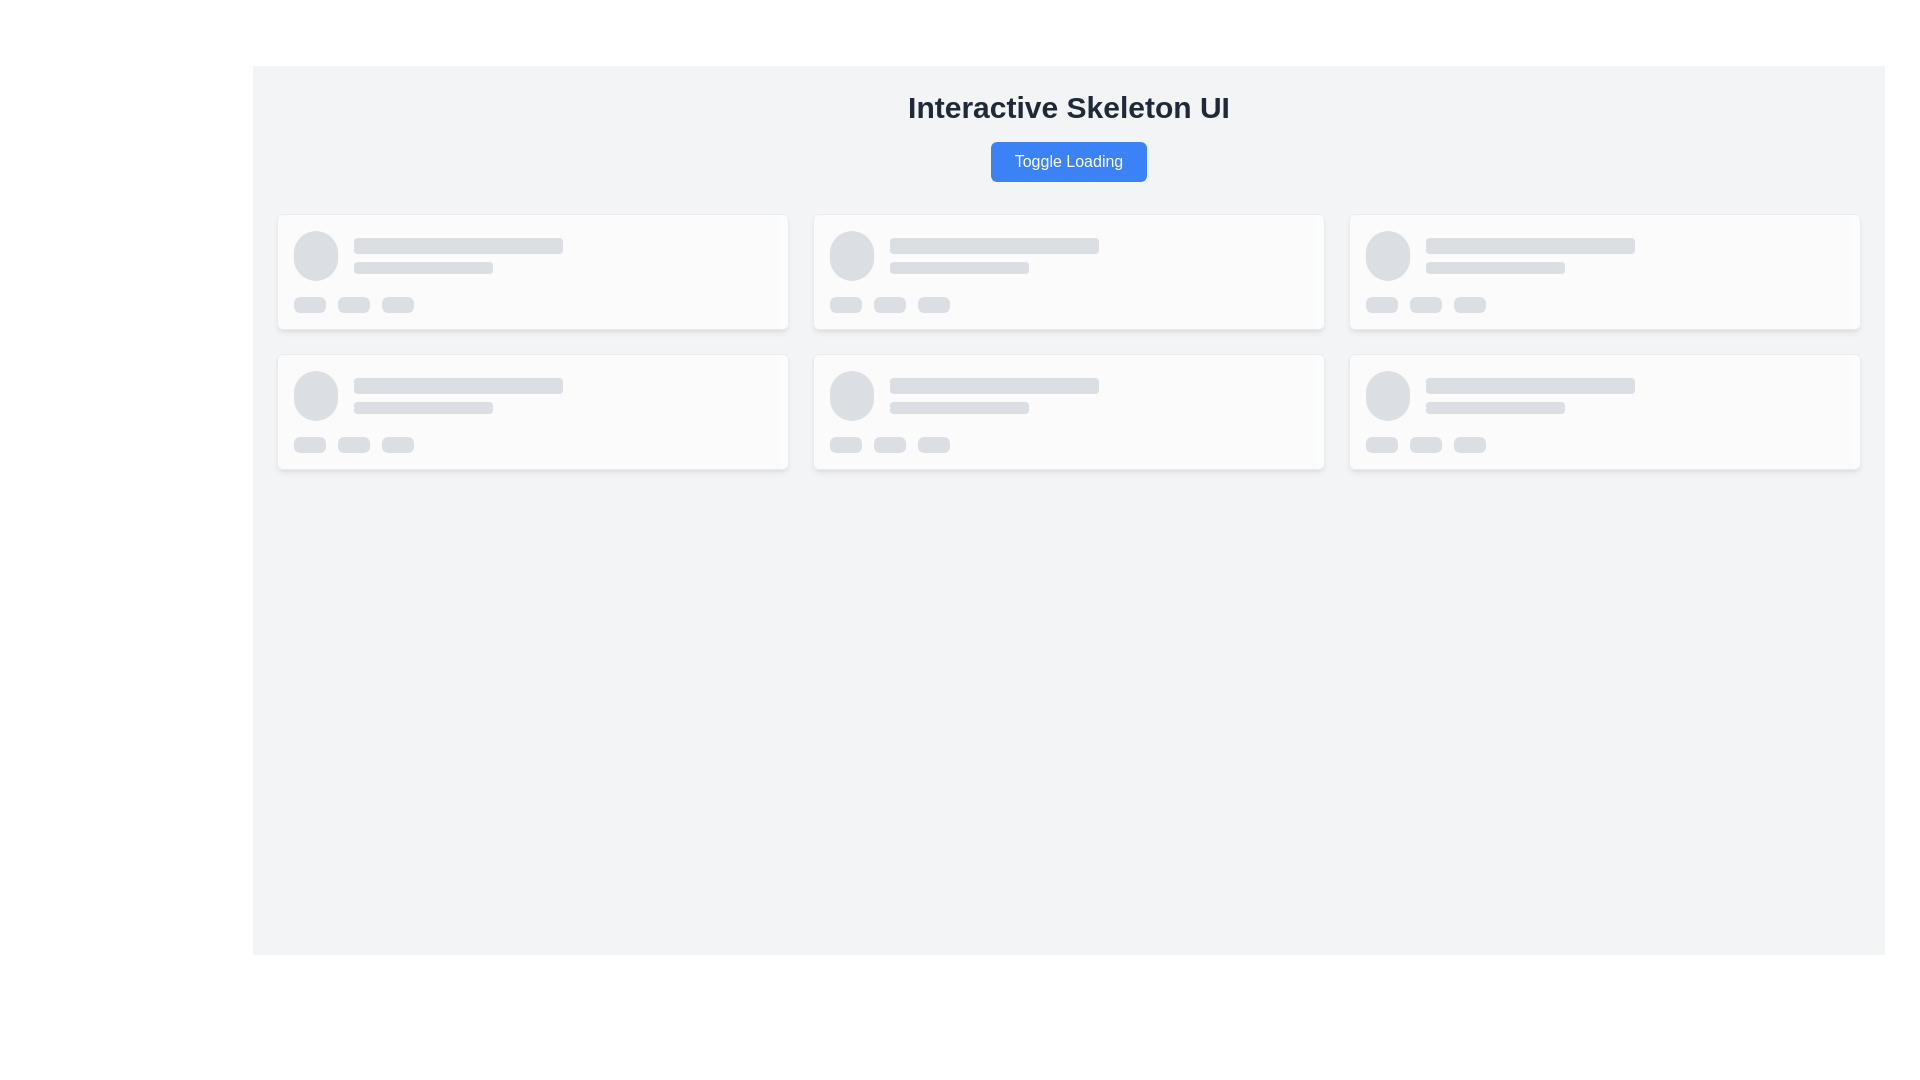 The height and width of the screenshot is (1080, 1920). Describe the element at coordinates (1604, 396) in the screenshot. I see `Skeleton loading placeholder located in the rightmost card of the second row within a grid layout using developer tools` at that location.